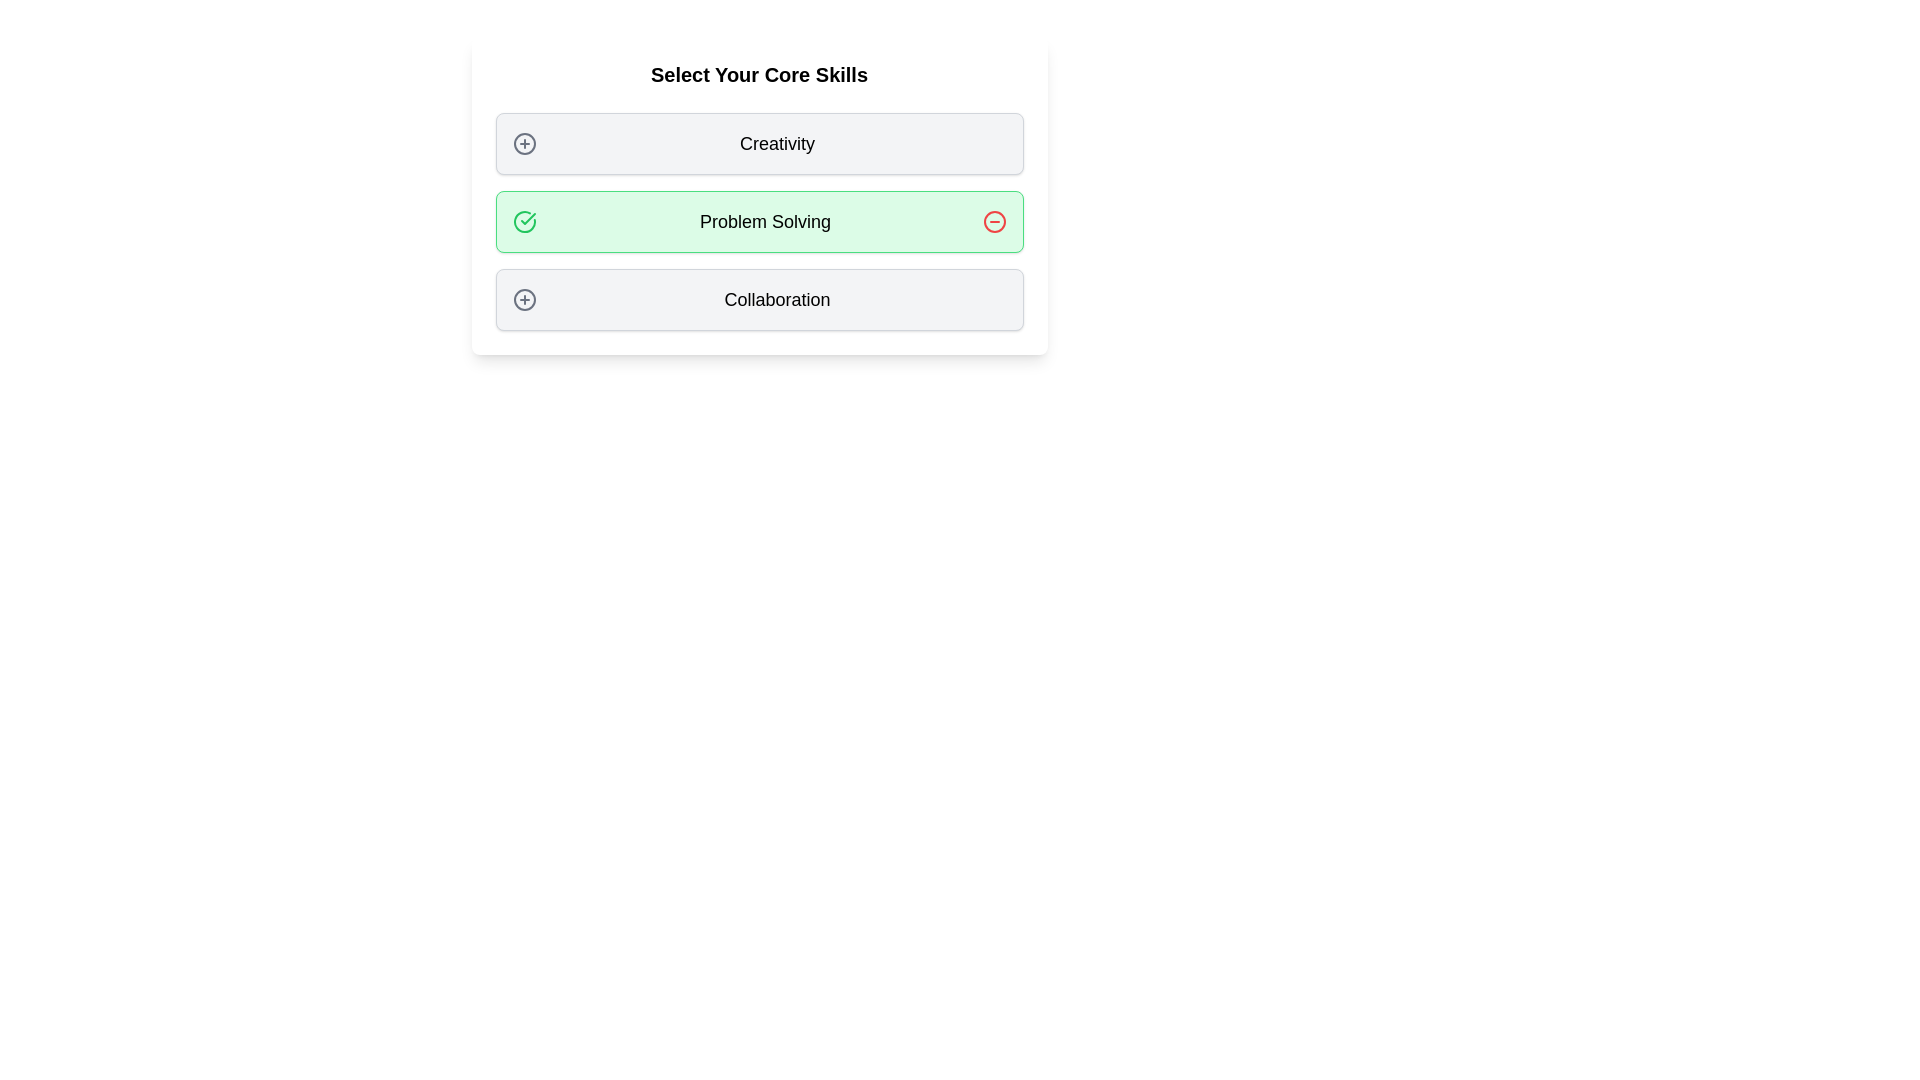 The image size is (1920, 1080). What do you see at coordinates (758, 222) in the screenshot?
I see `the tag Problem Solving to toggle its selection state` at bounding box center [758, 222].